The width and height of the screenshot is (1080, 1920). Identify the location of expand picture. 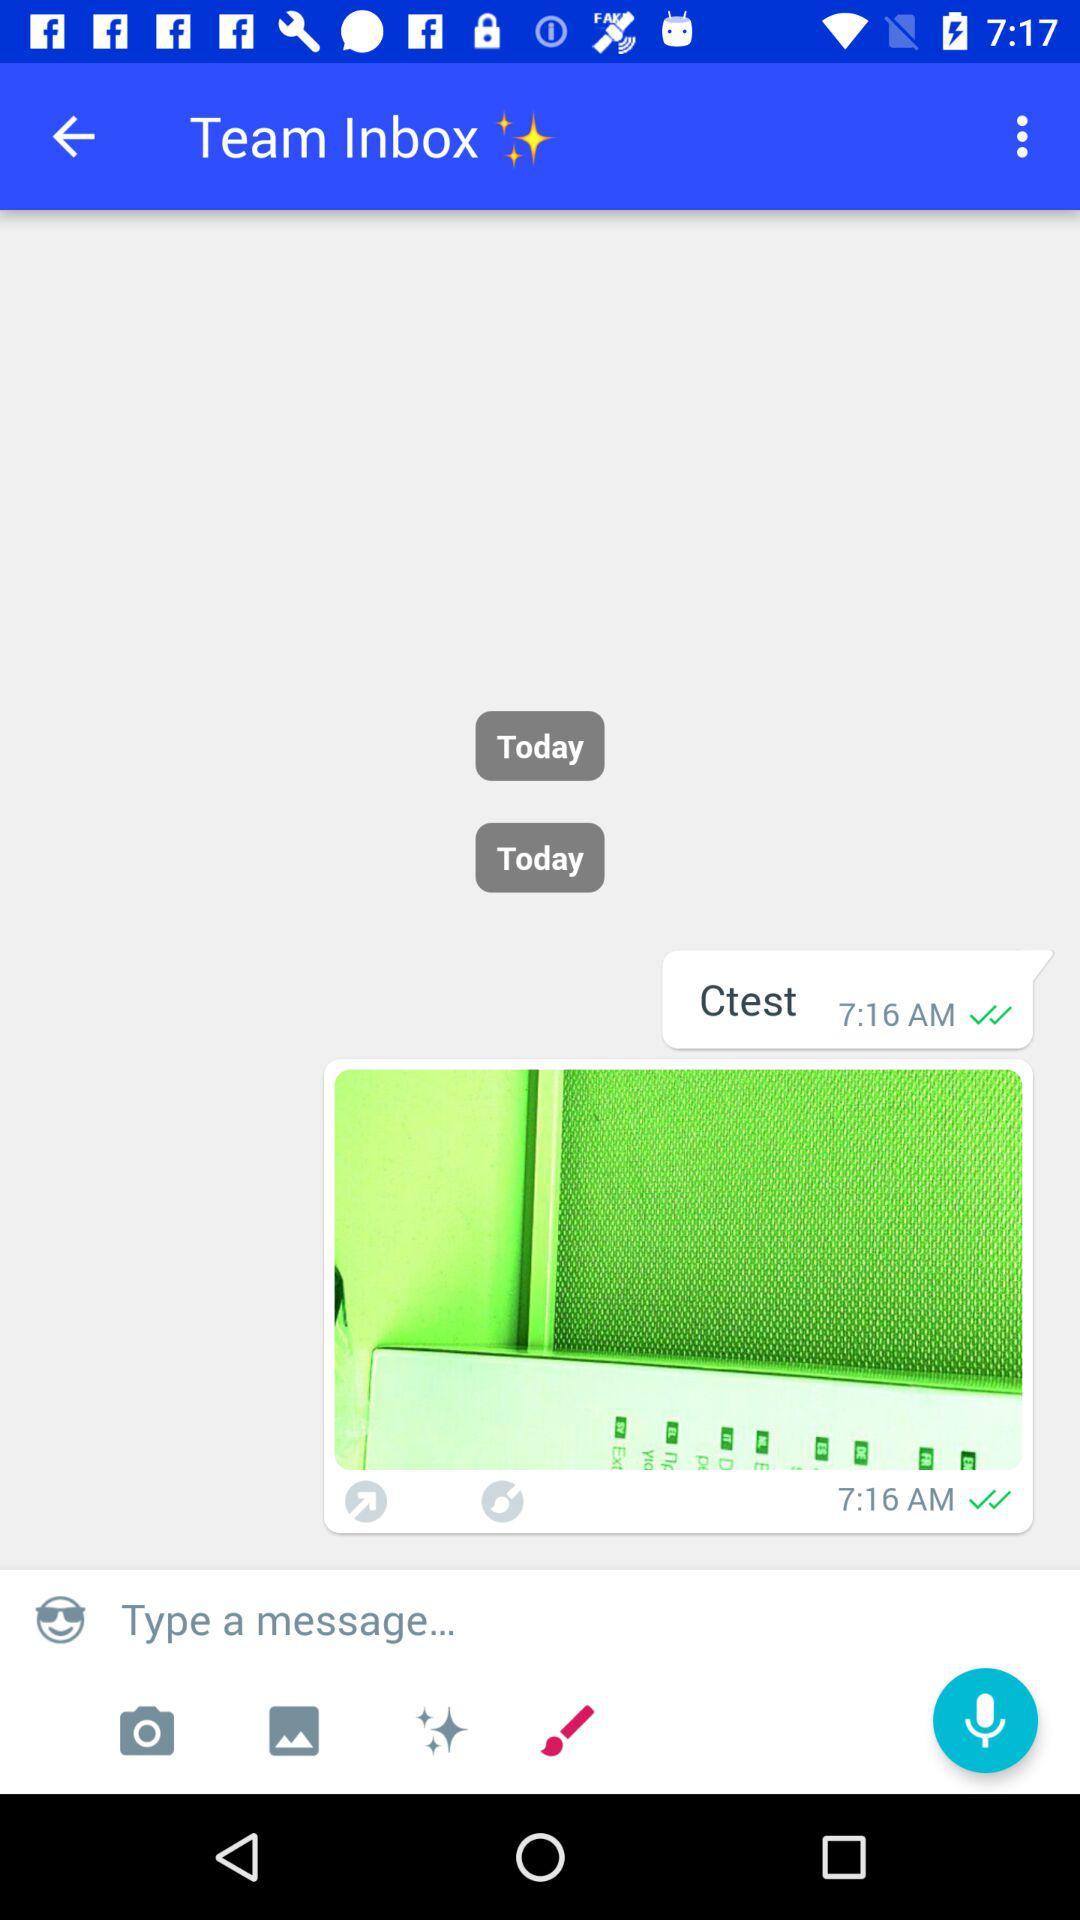
(677, 1268).